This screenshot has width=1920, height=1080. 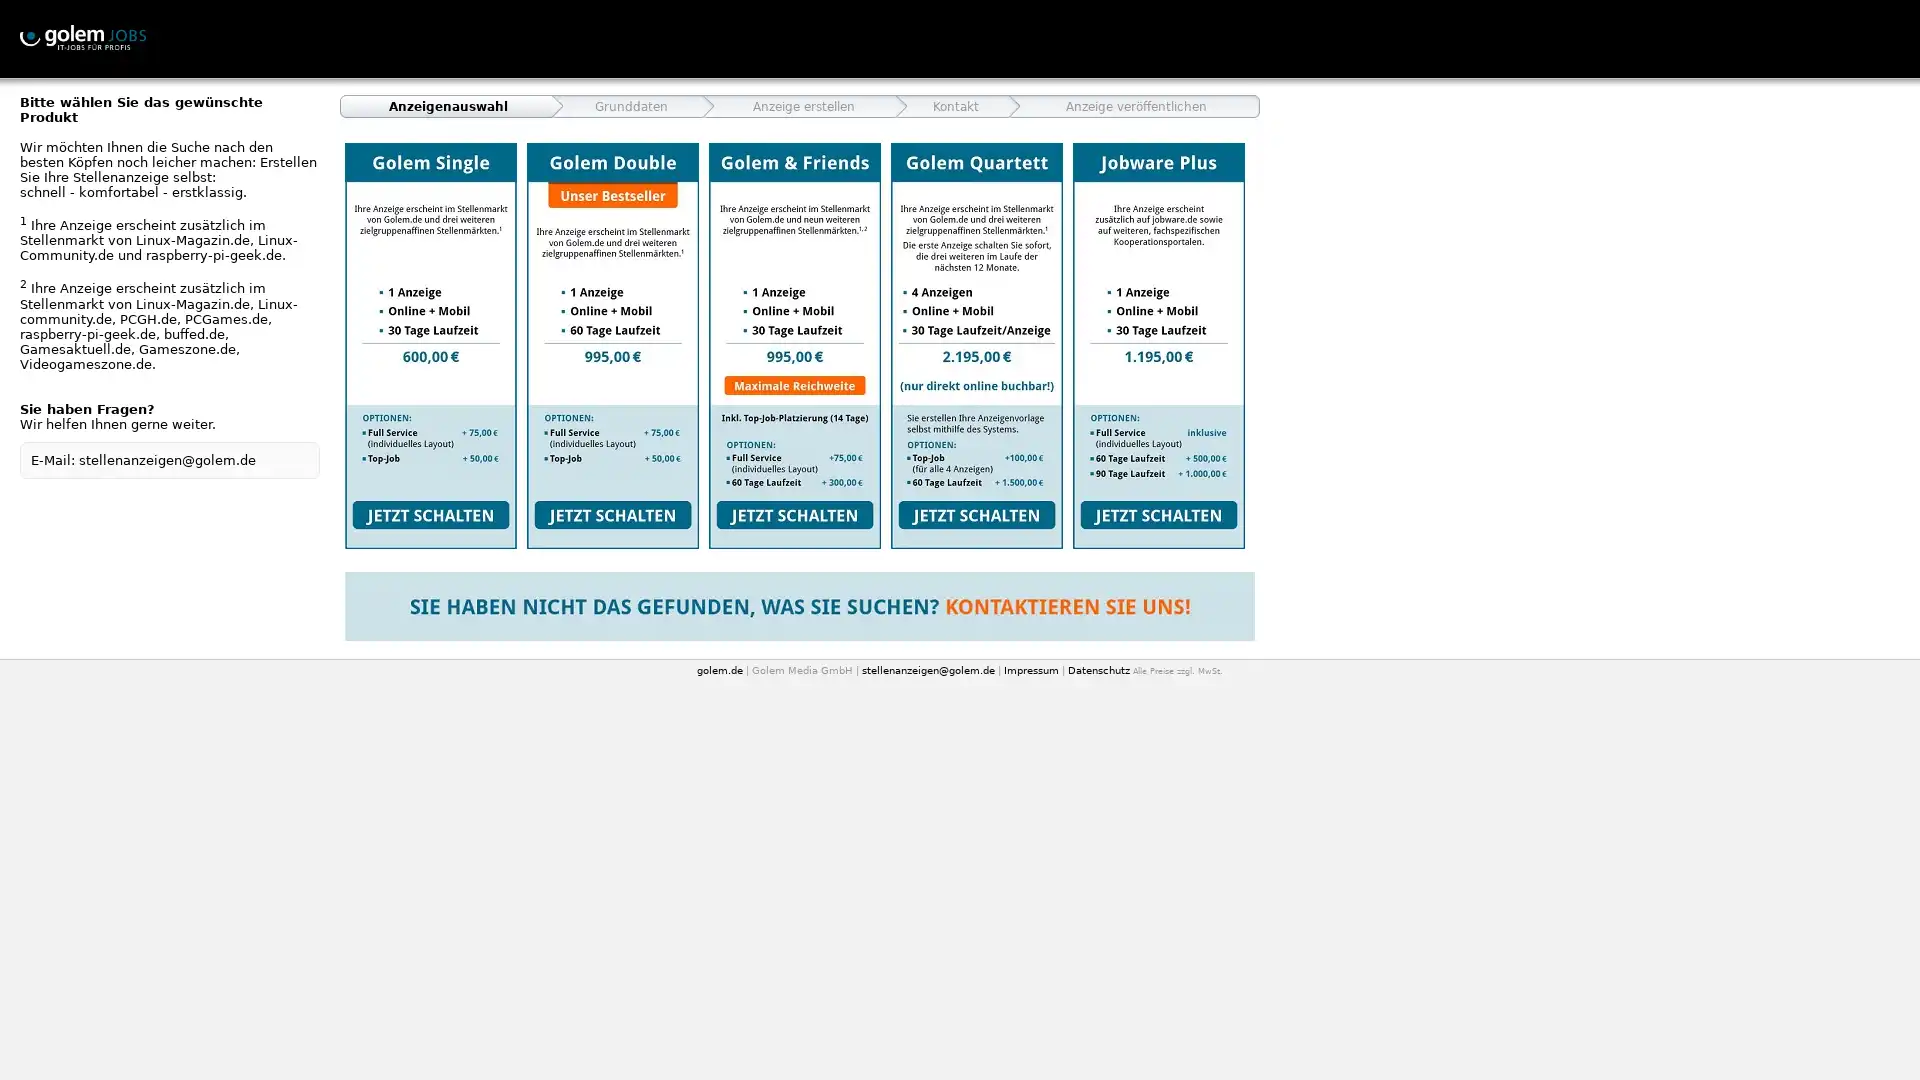 I want to click on Submit, so click(x=1158, y=345).